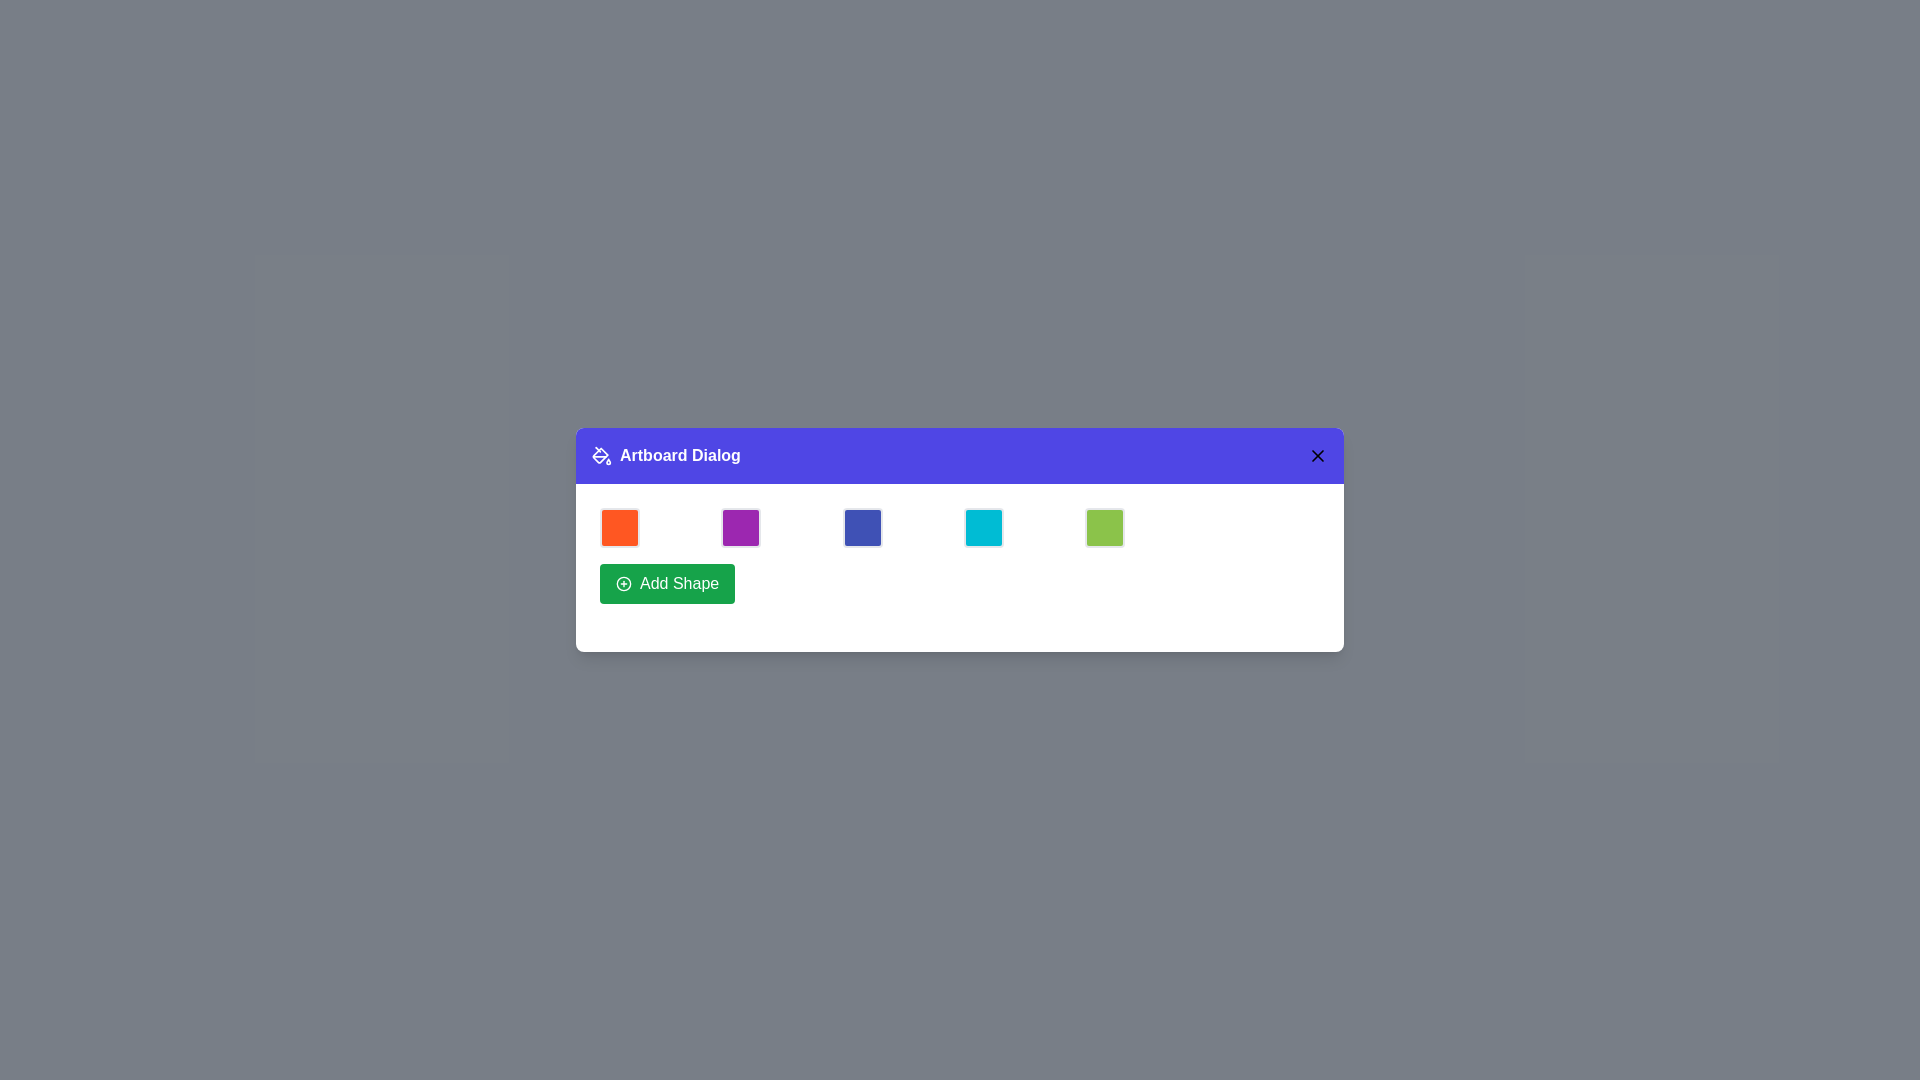 The image size is (1920, 1080). I want to click on 'Add Shape' button to add a new shape to the artboard, so click(667, 583).